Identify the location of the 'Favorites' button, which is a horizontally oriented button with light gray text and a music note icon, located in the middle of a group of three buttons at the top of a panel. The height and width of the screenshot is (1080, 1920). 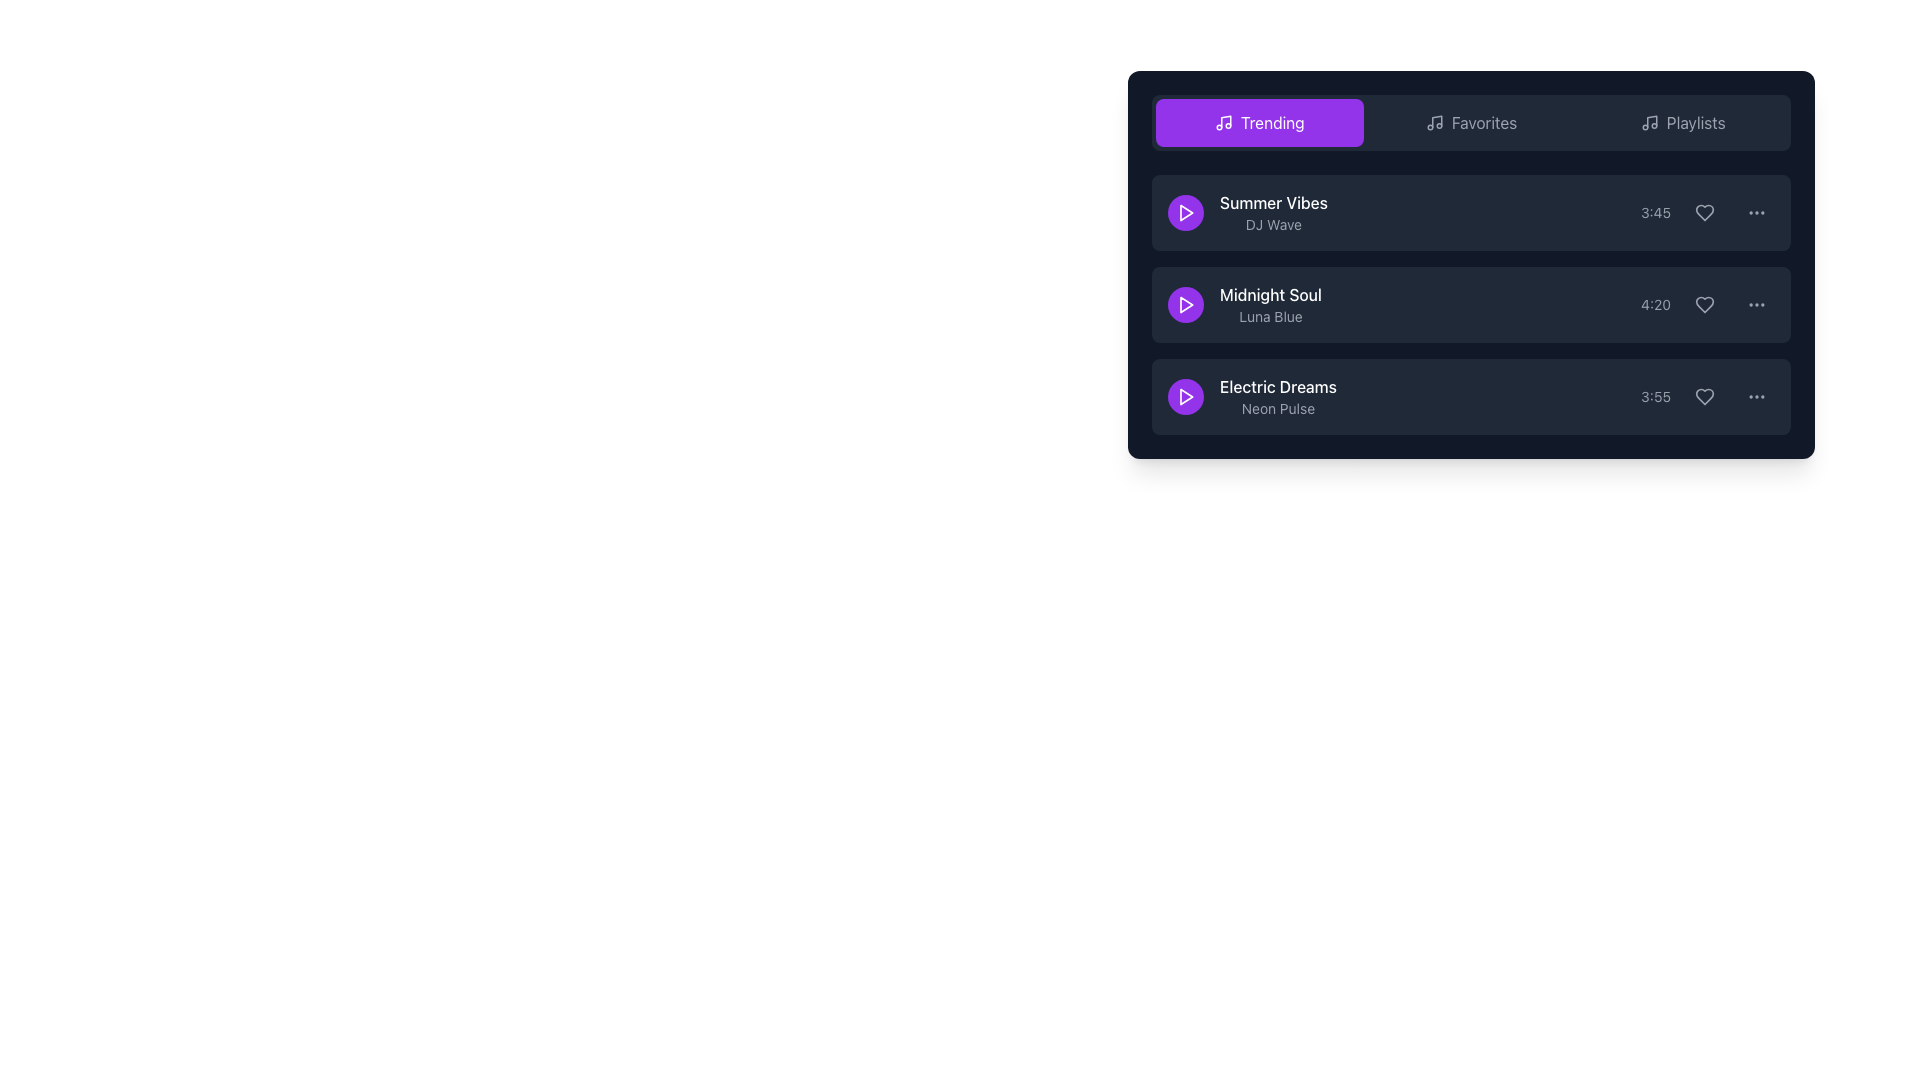
(1471, 123).